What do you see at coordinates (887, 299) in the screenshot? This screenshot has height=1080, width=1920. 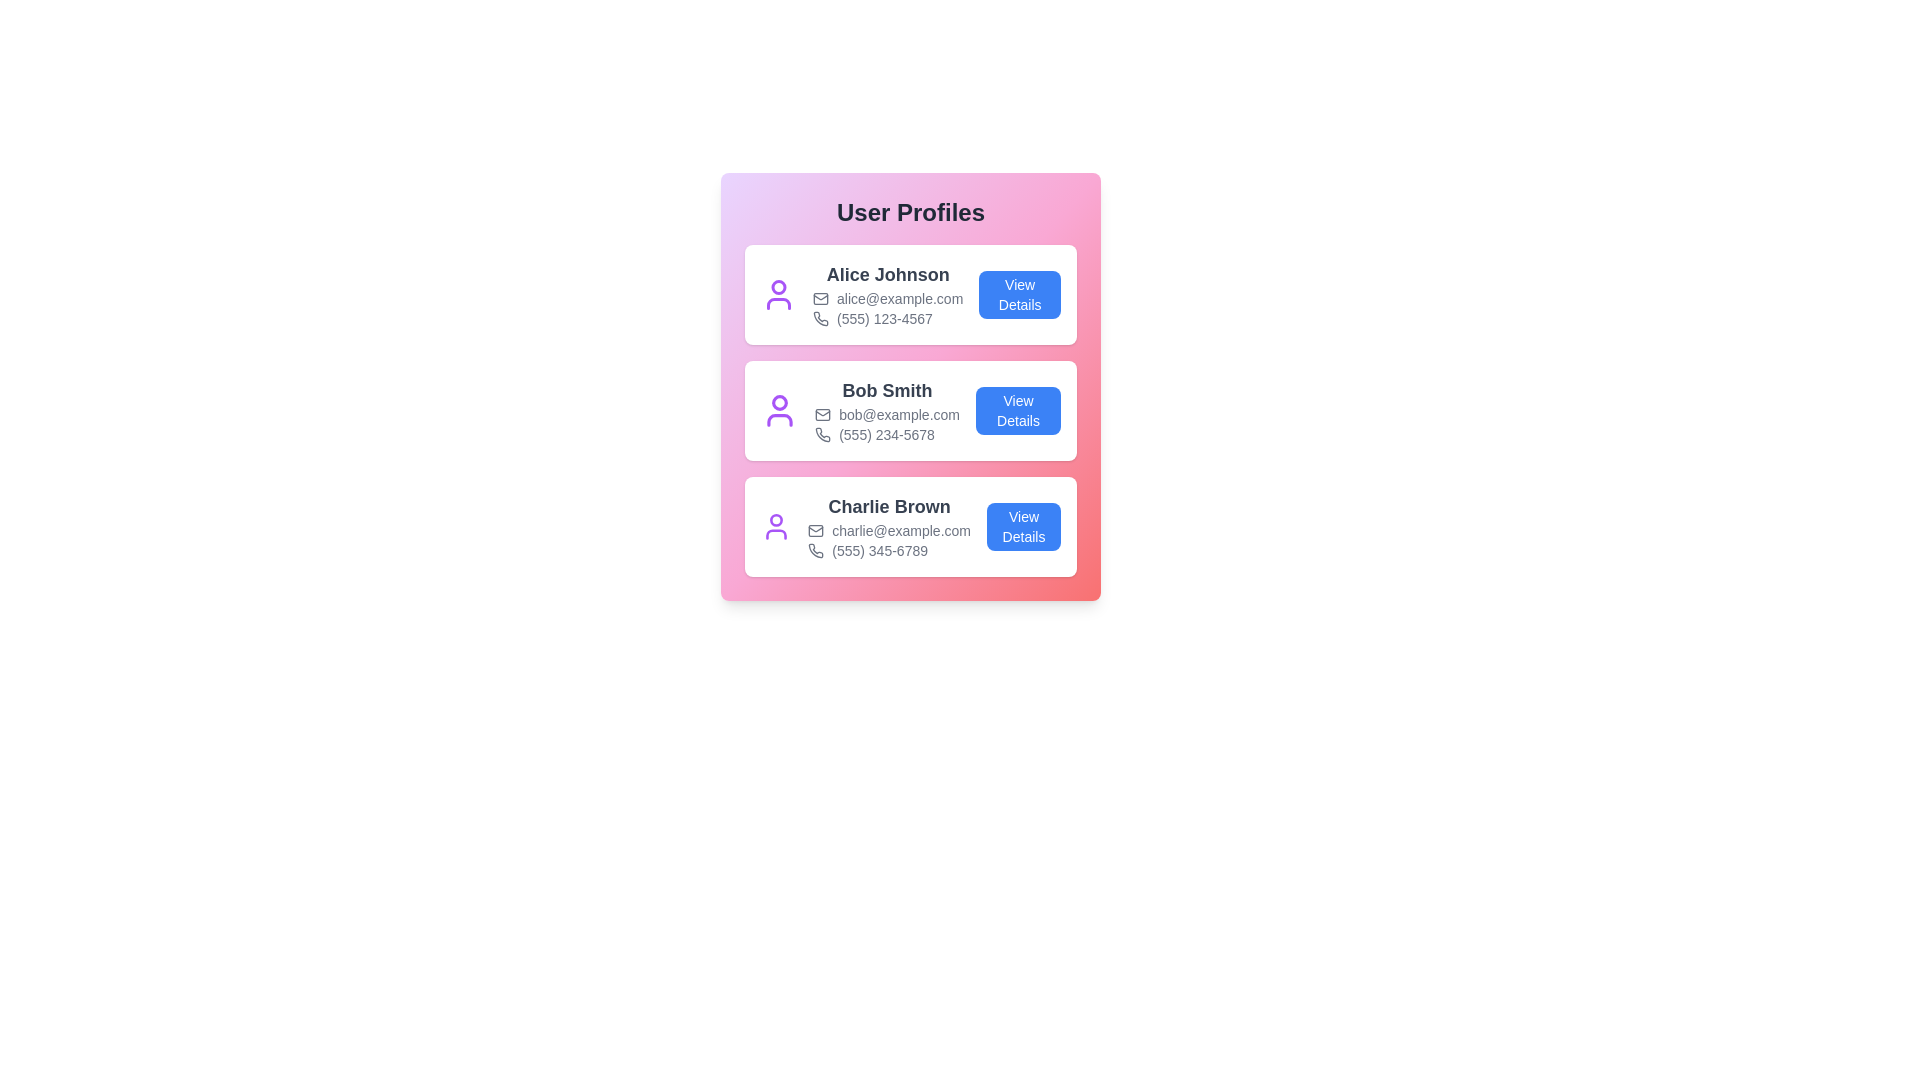 I see `the text content of email for user Alice Johnson` at bounding box center [887, 299].